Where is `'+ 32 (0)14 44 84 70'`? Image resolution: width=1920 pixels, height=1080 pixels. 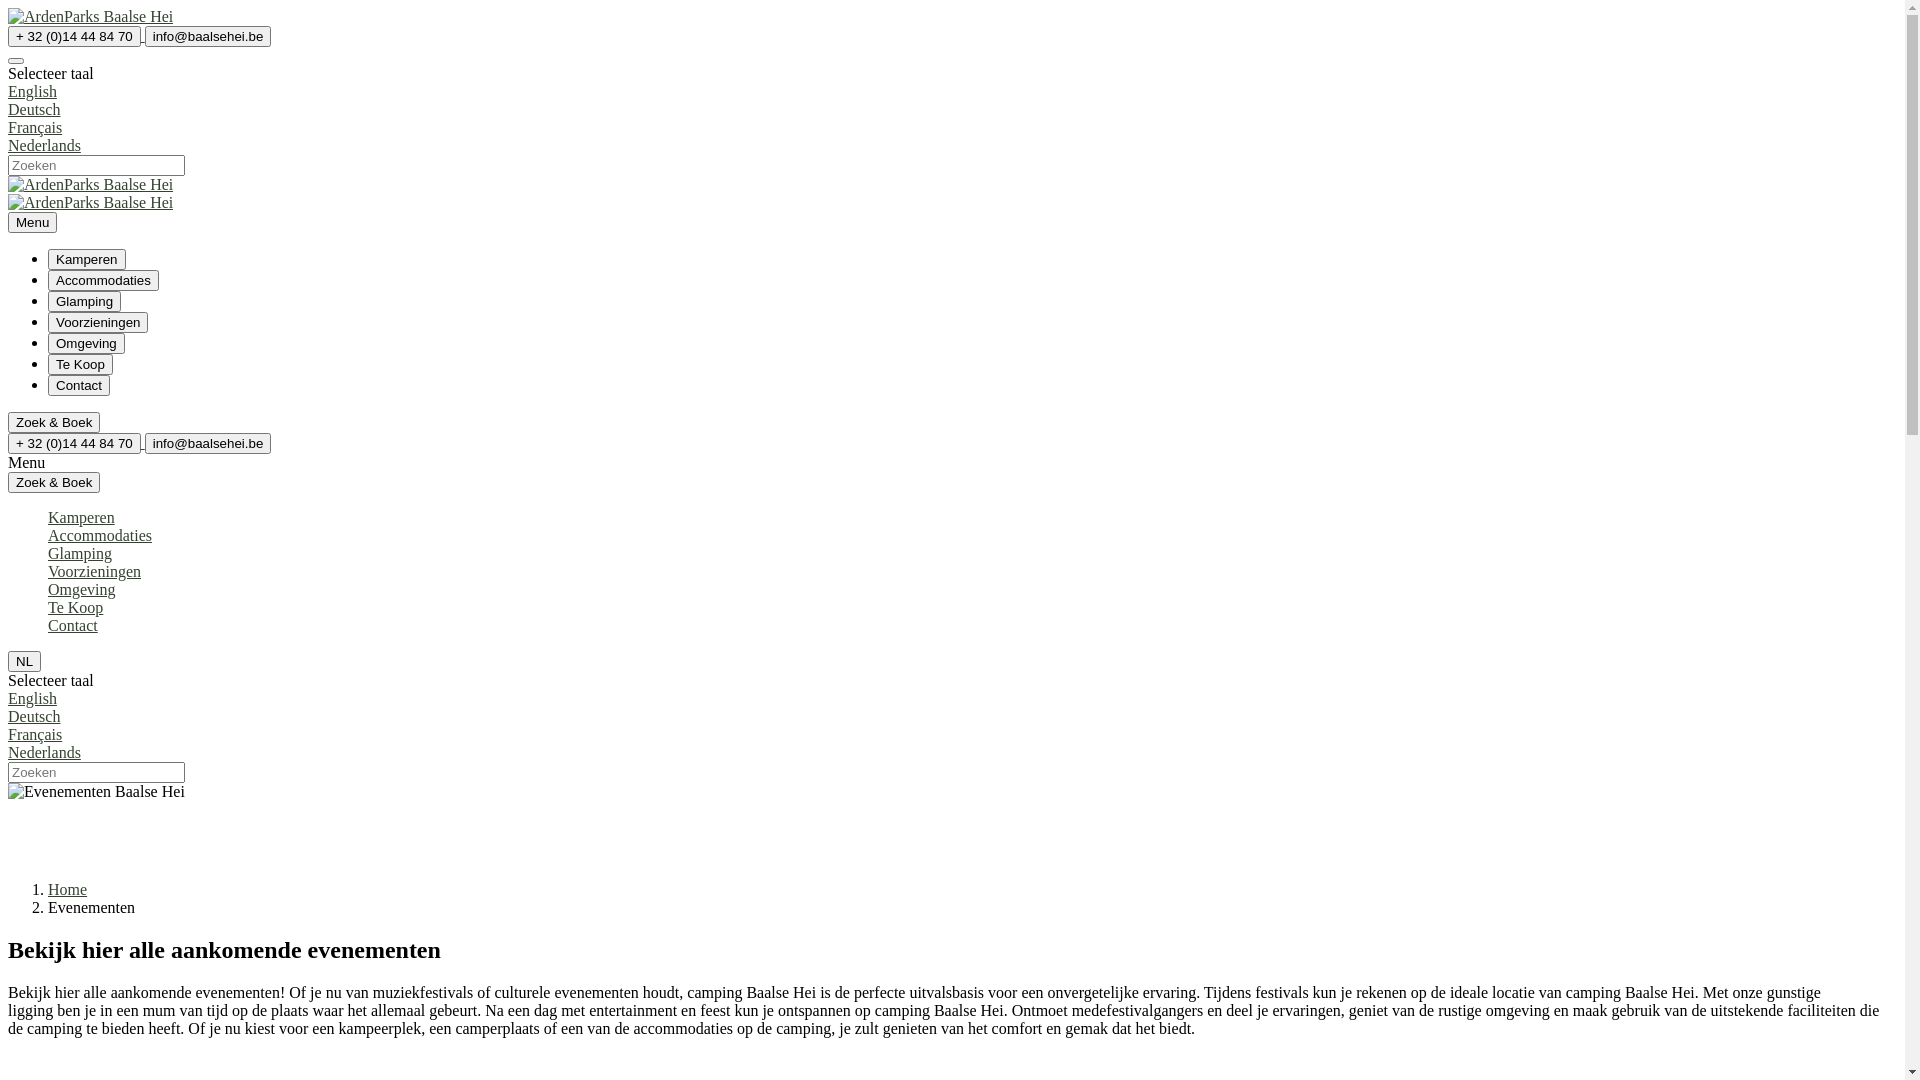 '+ 32 (0)14 44 84 70' is located at coordinates (8, 35).